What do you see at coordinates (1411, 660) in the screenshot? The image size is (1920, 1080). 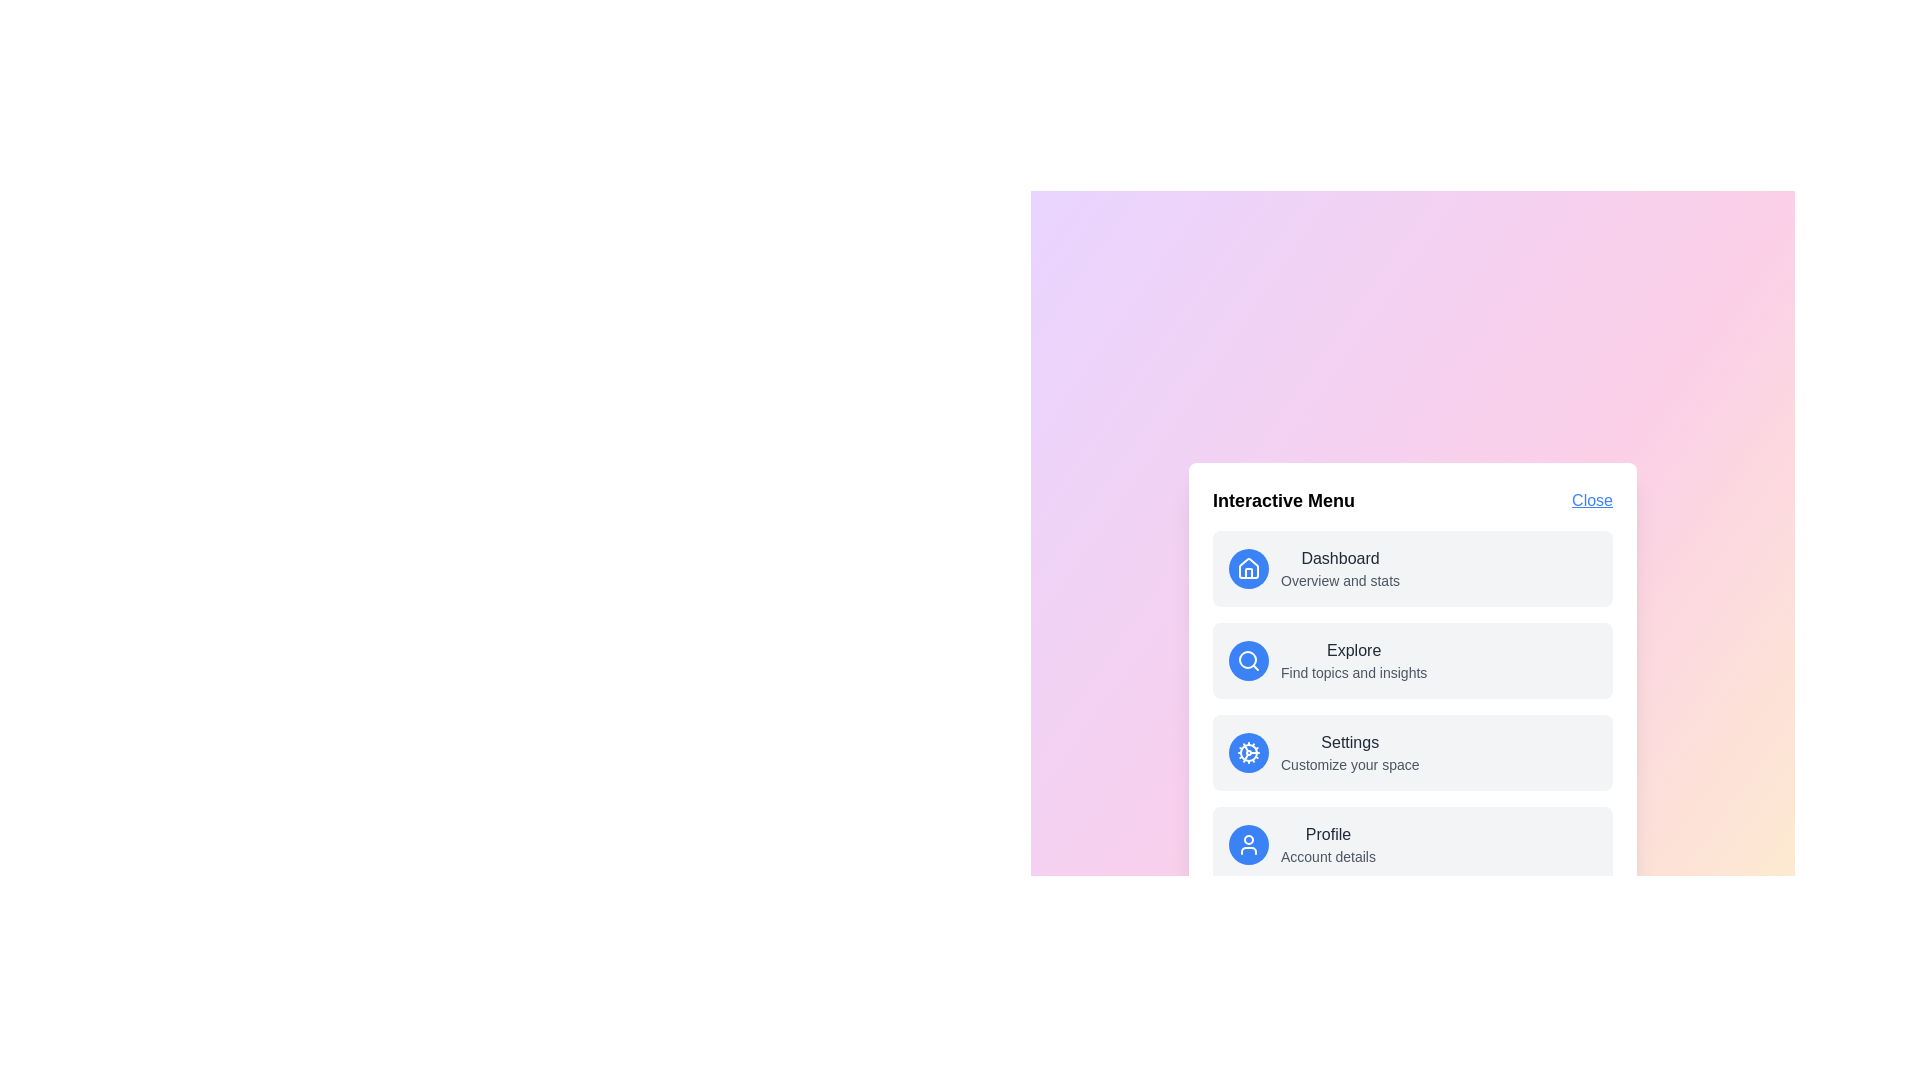 I see `the menu item labeled 'Explore' to observe its hover effects` at bounding box center [1411, 660].